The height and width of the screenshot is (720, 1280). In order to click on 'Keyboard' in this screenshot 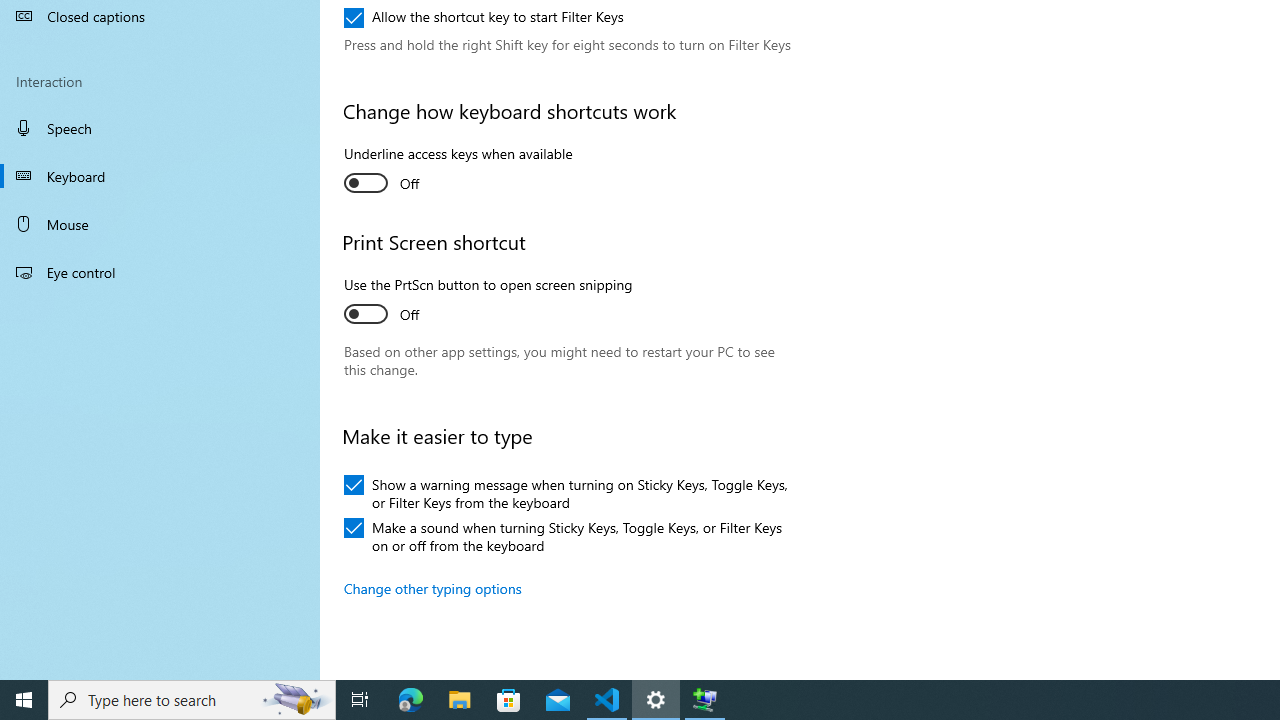, I will do `click(160, 175)`.